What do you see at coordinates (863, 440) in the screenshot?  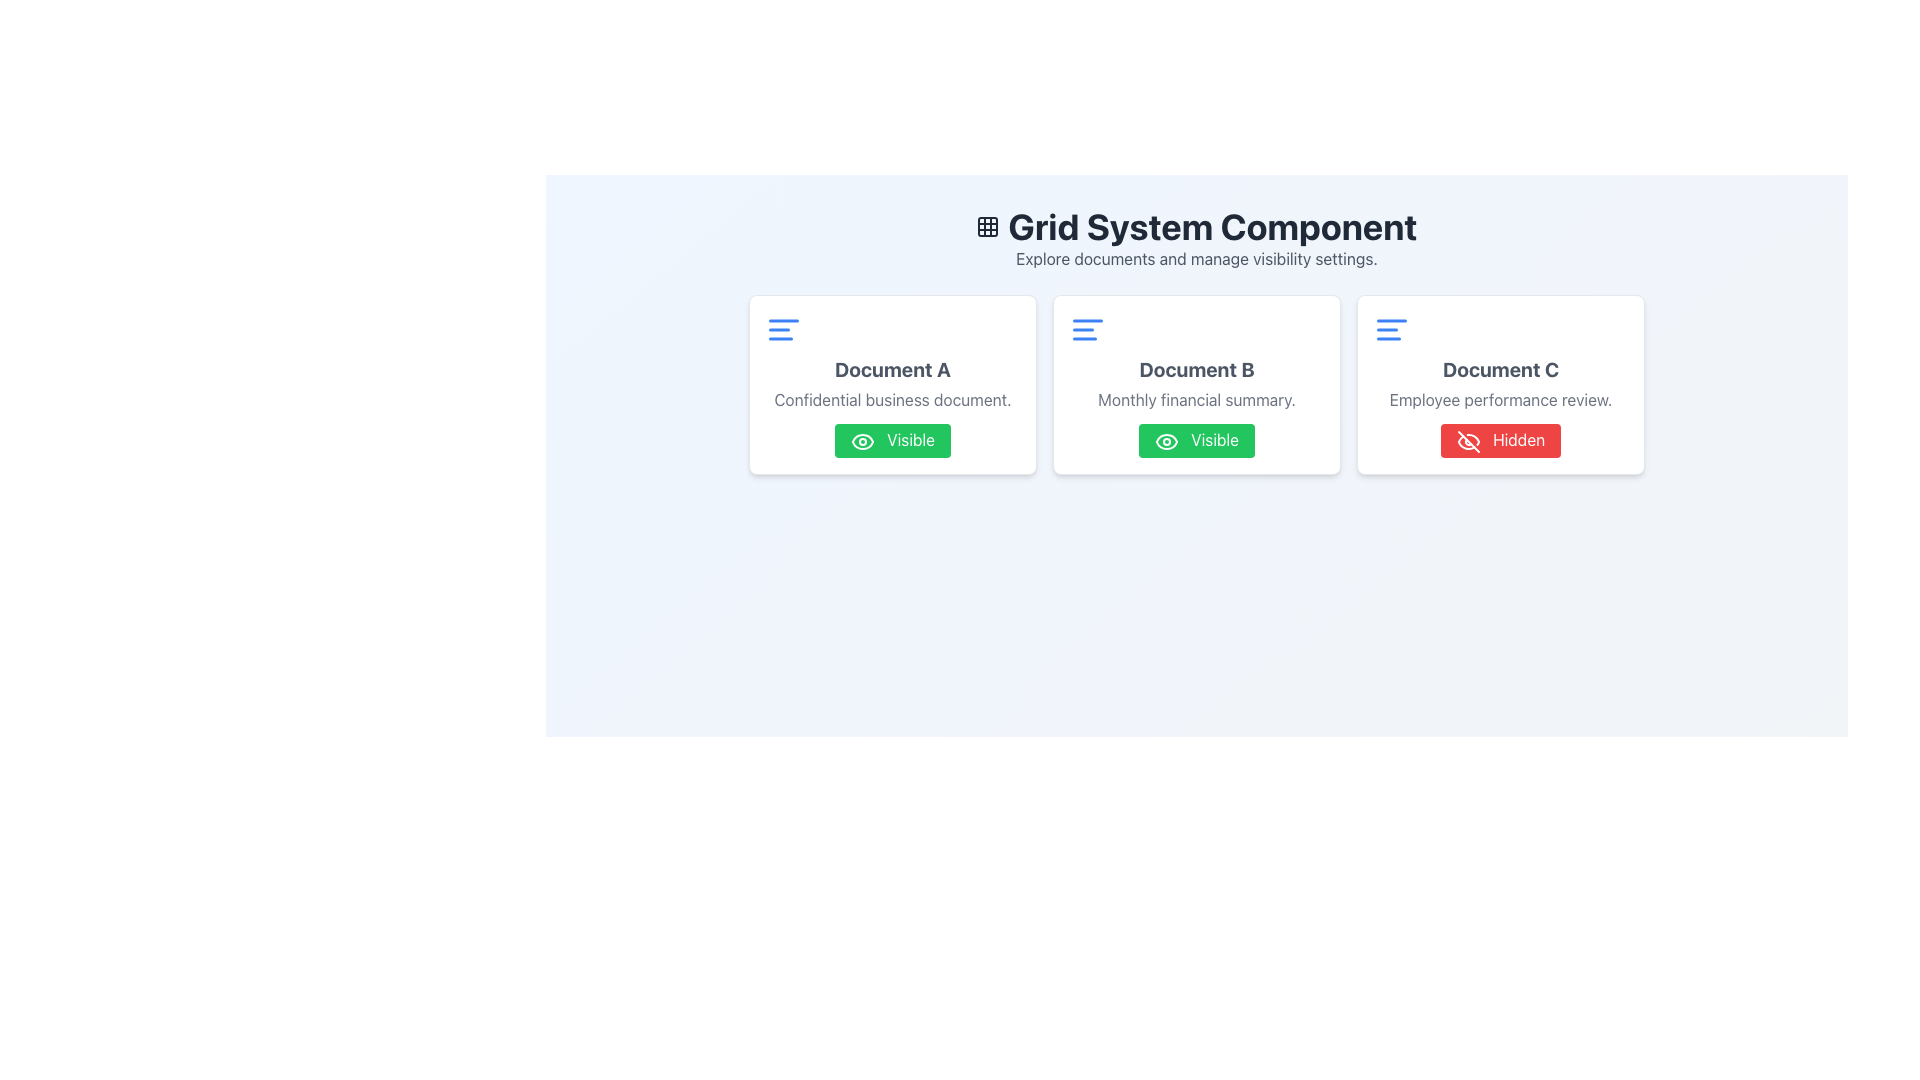 I see `the visibility status icon located on the left side of the 'Visible' button in the 'Document A' card` at bounding box center [863, 440].